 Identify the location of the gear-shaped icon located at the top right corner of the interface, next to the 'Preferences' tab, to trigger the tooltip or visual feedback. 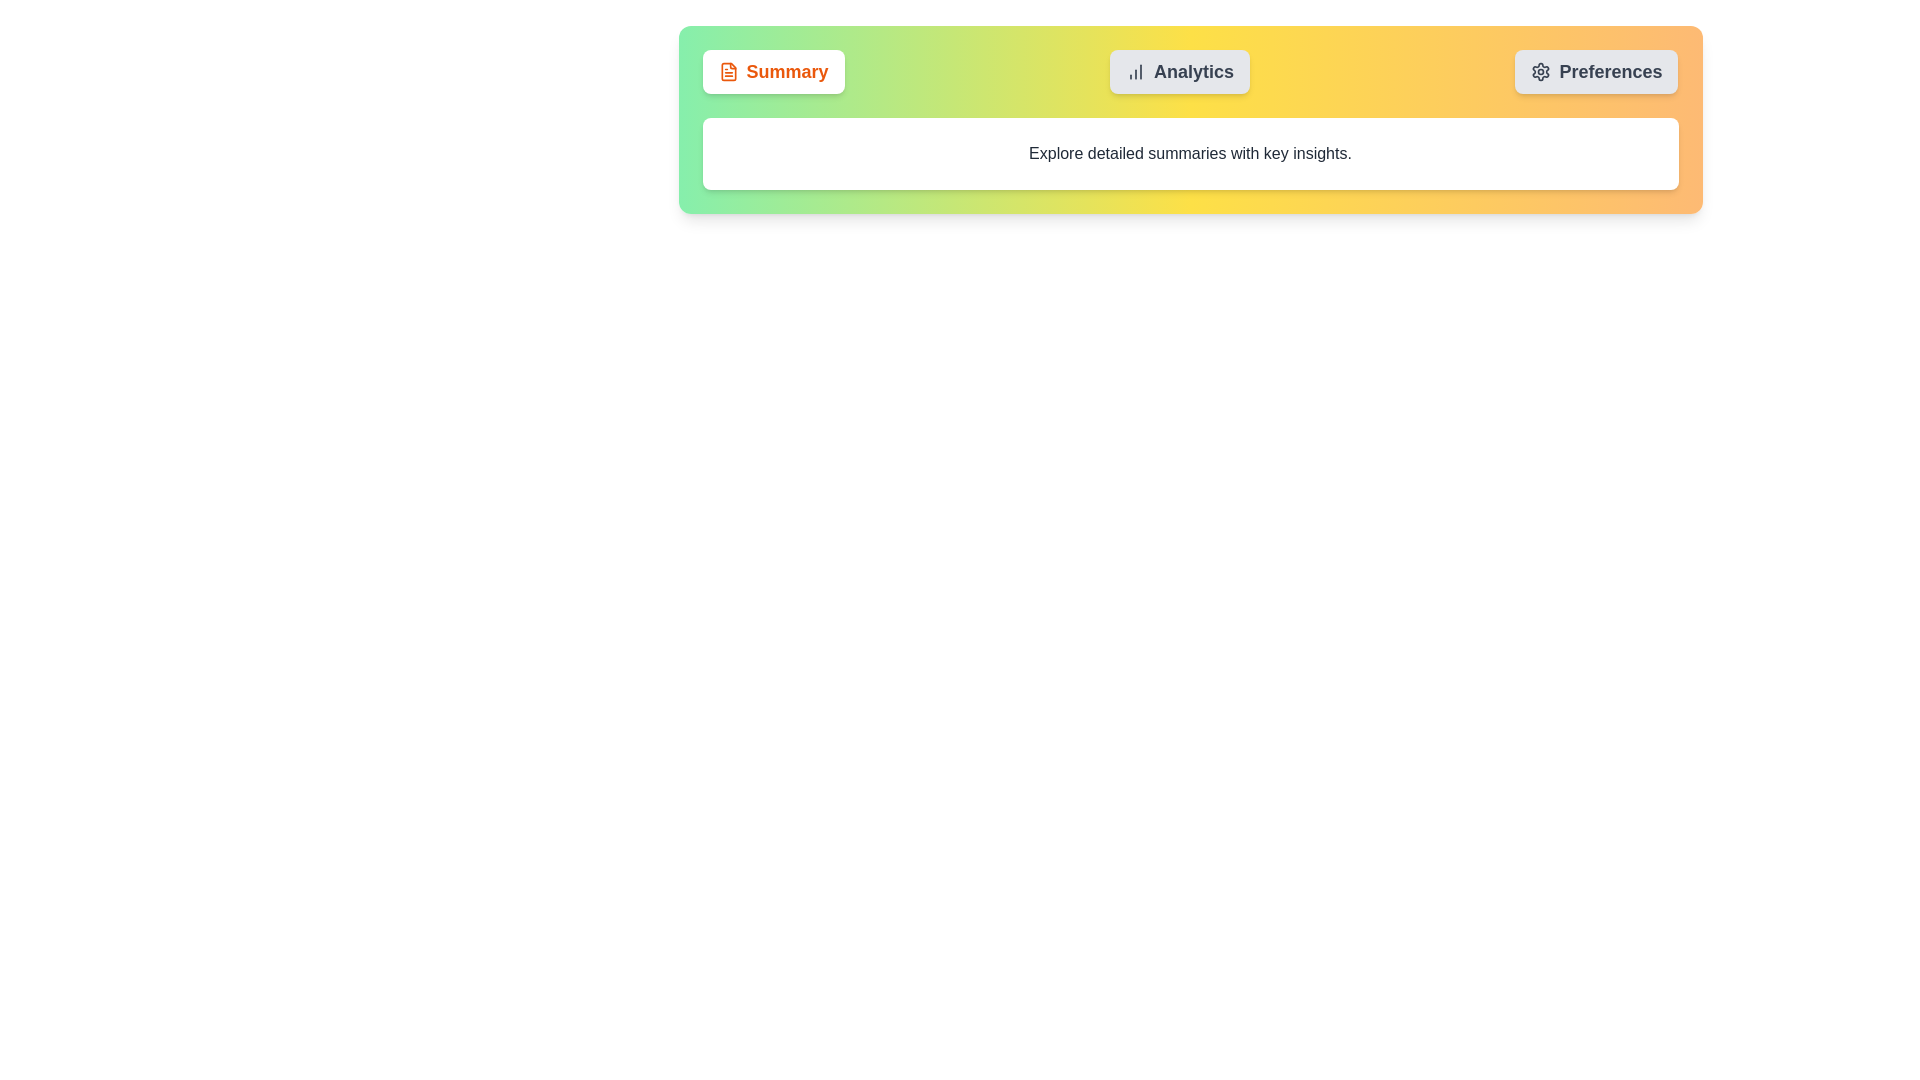
(1540, 71).